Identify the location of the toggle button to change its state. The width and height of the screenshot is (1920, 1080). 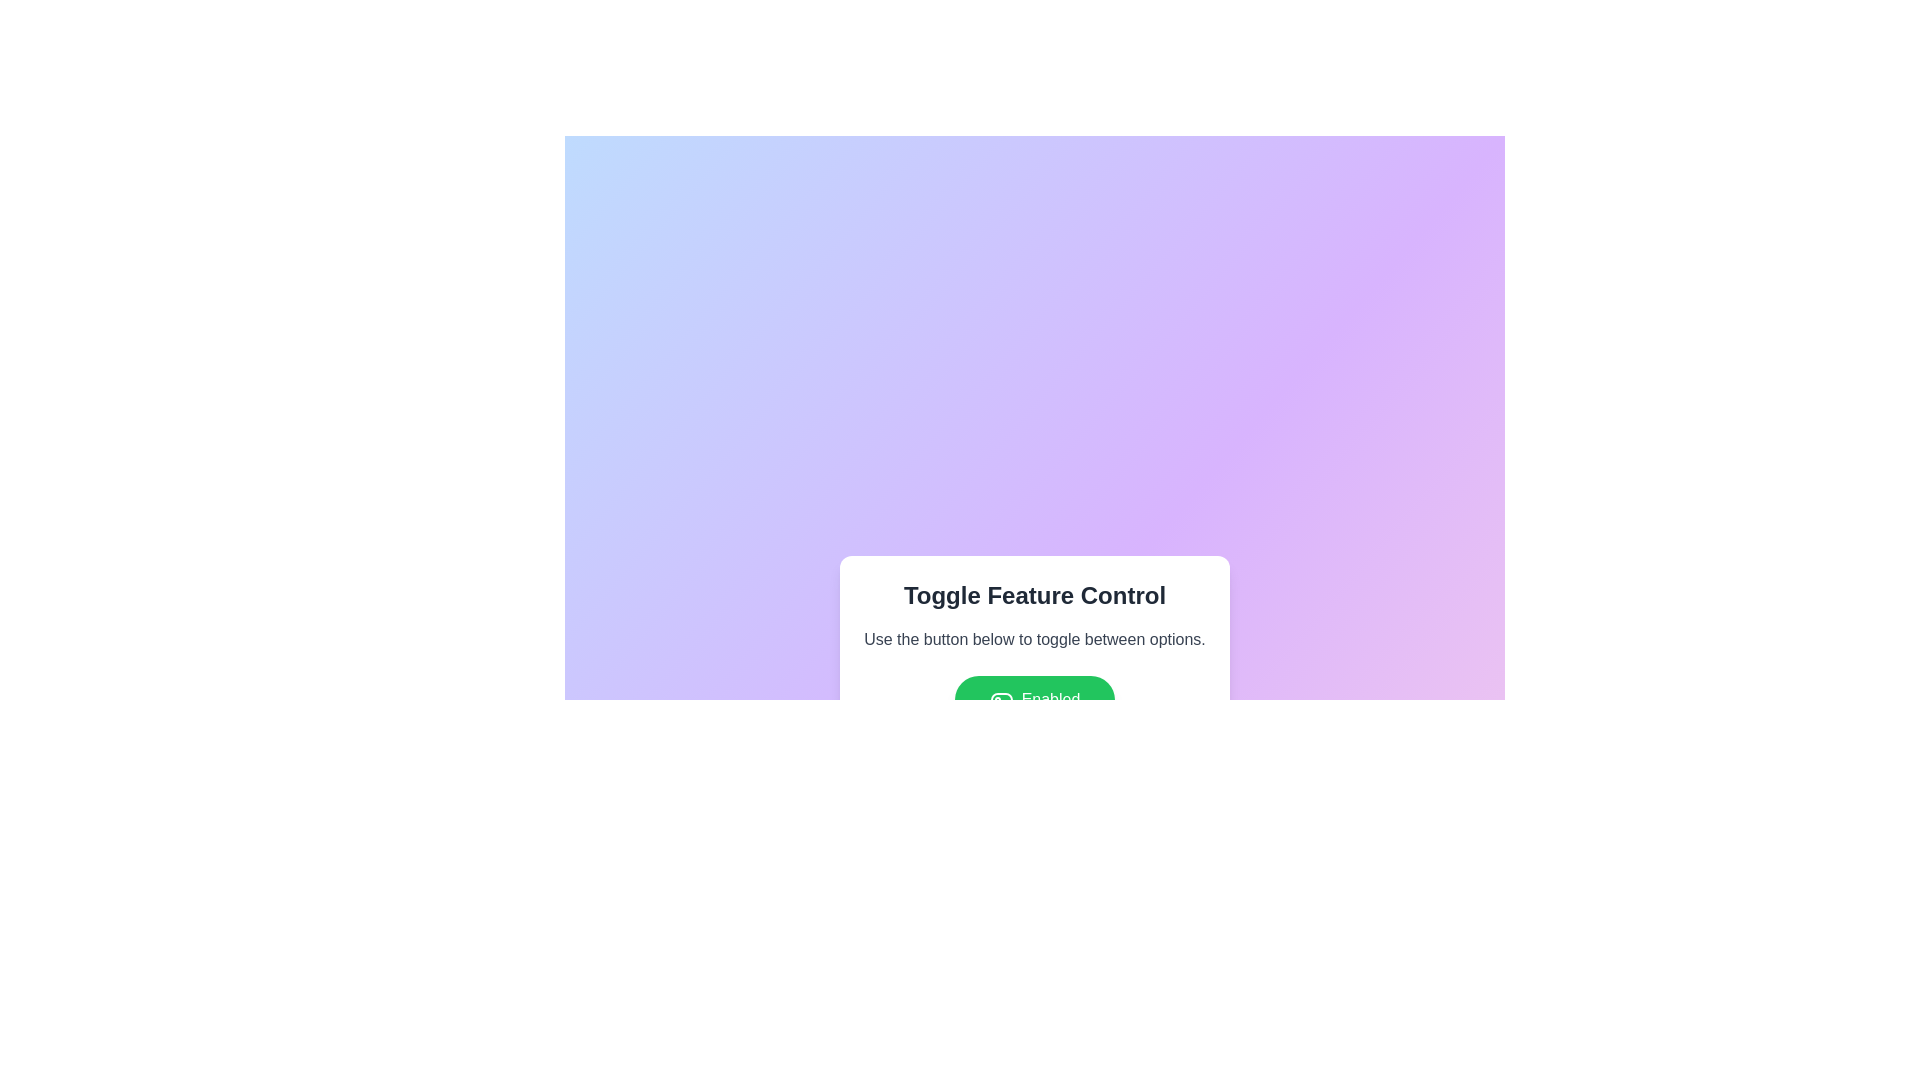
(1035, 698).